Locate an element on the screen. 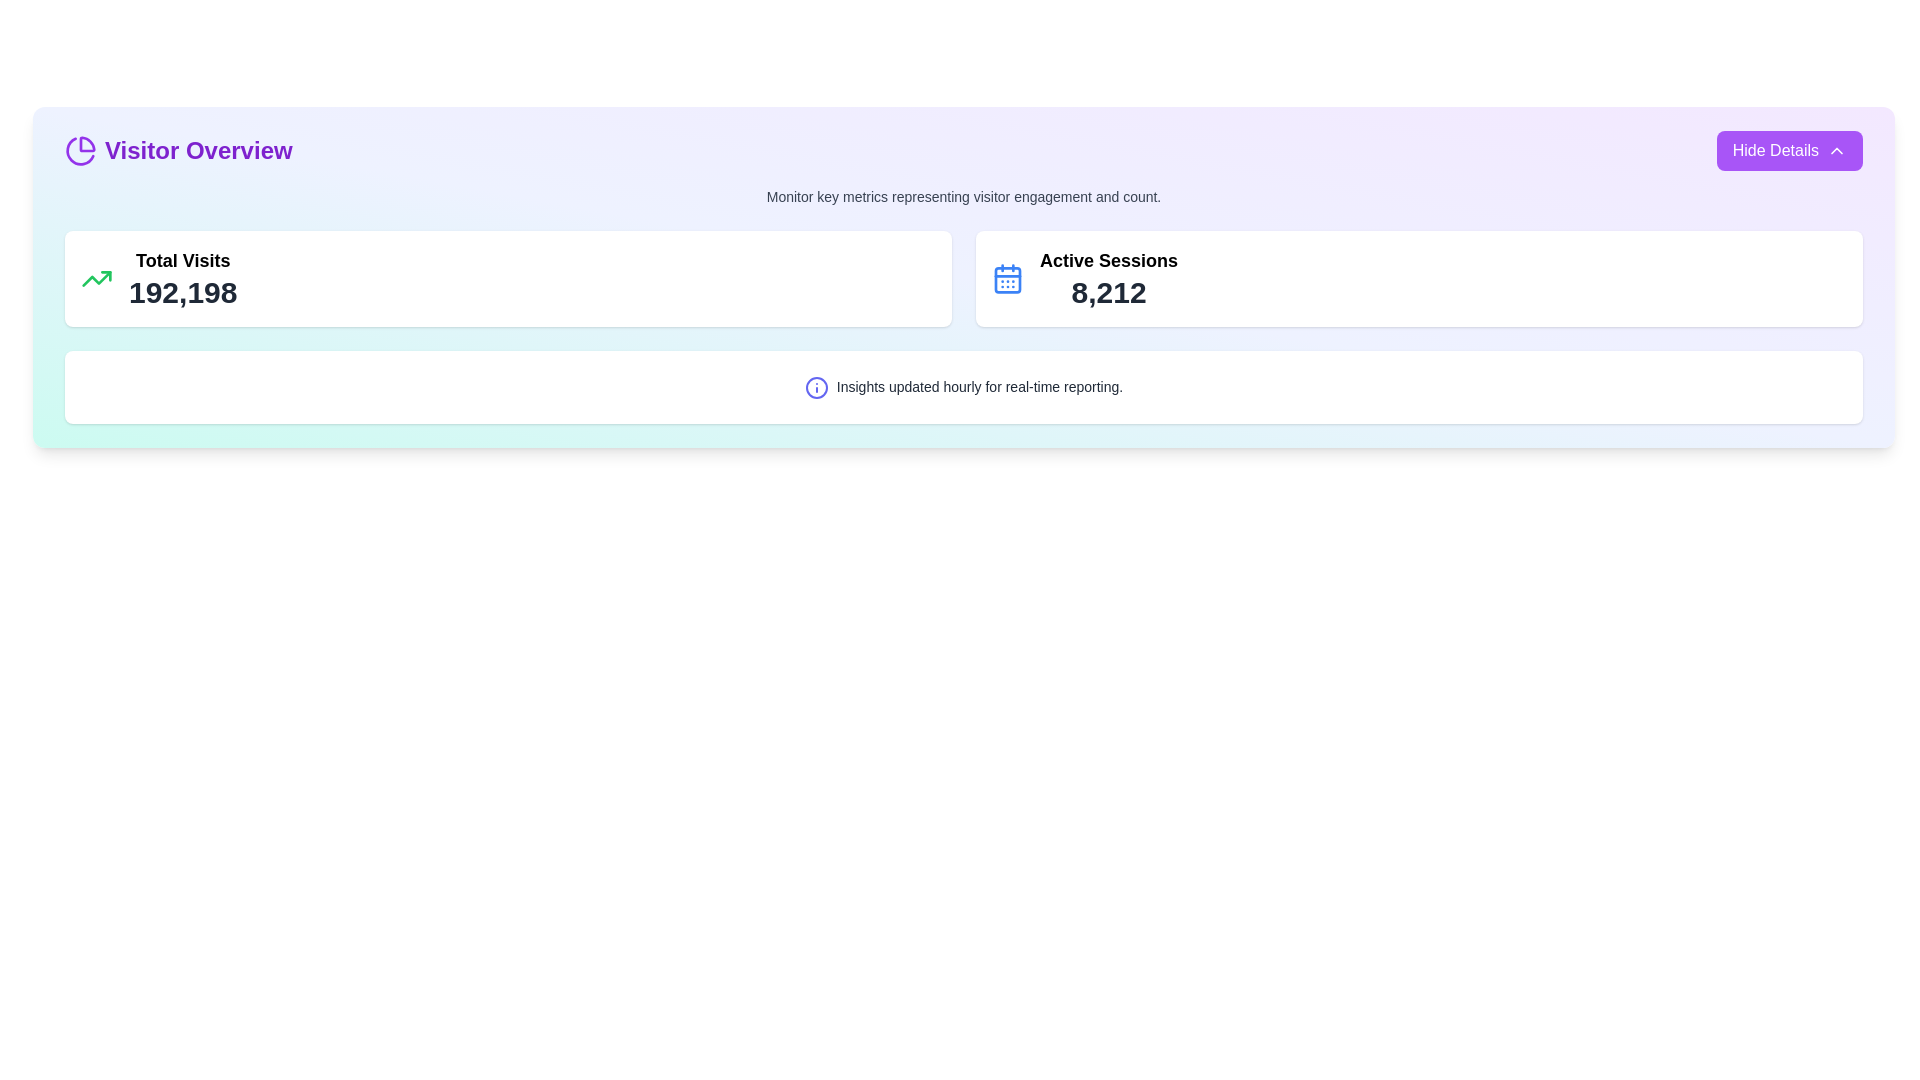 The height and width of the screenshot is (1080, 1920). 'Total Visits' label located prominently at the top of the 'Visitor Overview' card, which is styled in large bold font is located at coordinates (183, 260).